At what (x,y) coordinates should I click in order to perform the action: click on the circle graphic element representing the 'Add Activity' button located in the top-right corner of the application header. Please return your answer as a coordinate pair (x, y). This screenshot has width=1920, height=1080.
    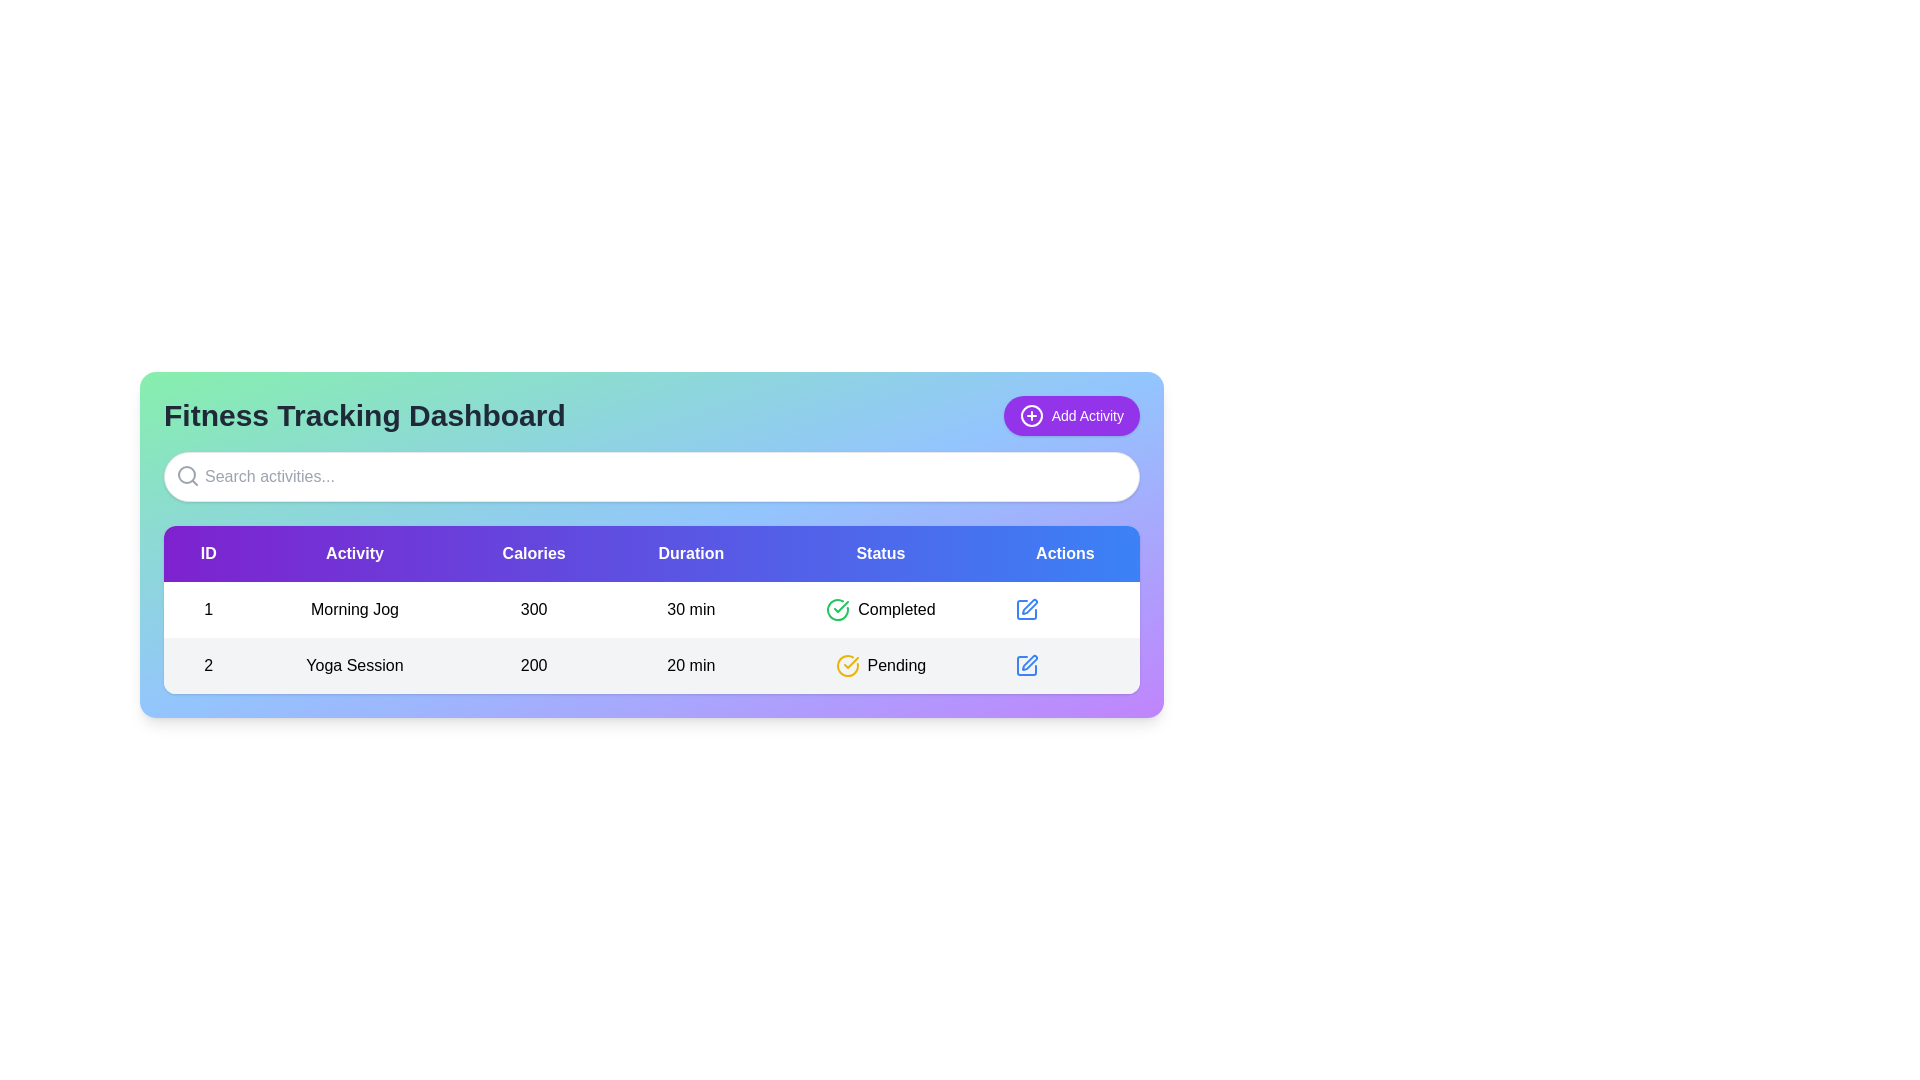
    Looking at the image, I should click on (1031, 415).